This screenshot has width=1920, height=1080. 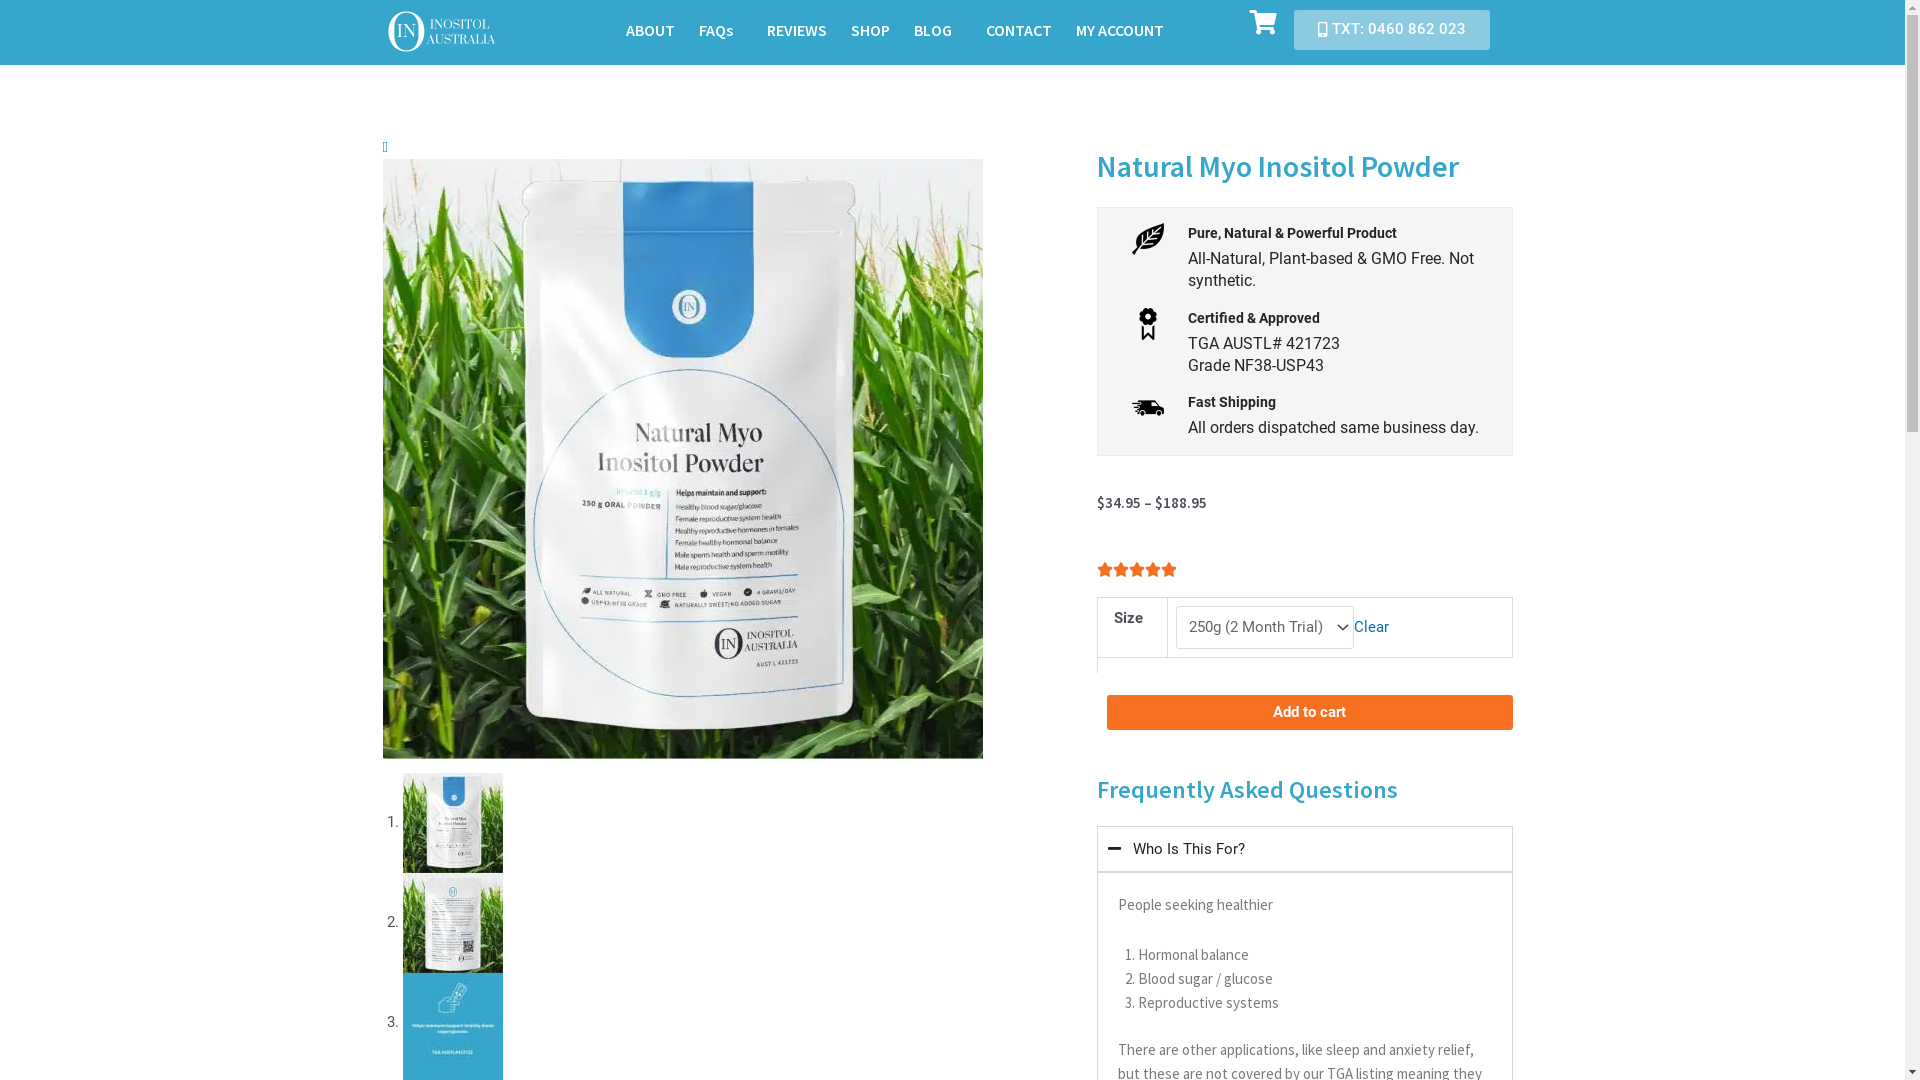 What do you see at coordinates (681, 458) in the screenshot?
I see `'Natural Myo Inositol Powder 1'` at bounding box center [681, 458].